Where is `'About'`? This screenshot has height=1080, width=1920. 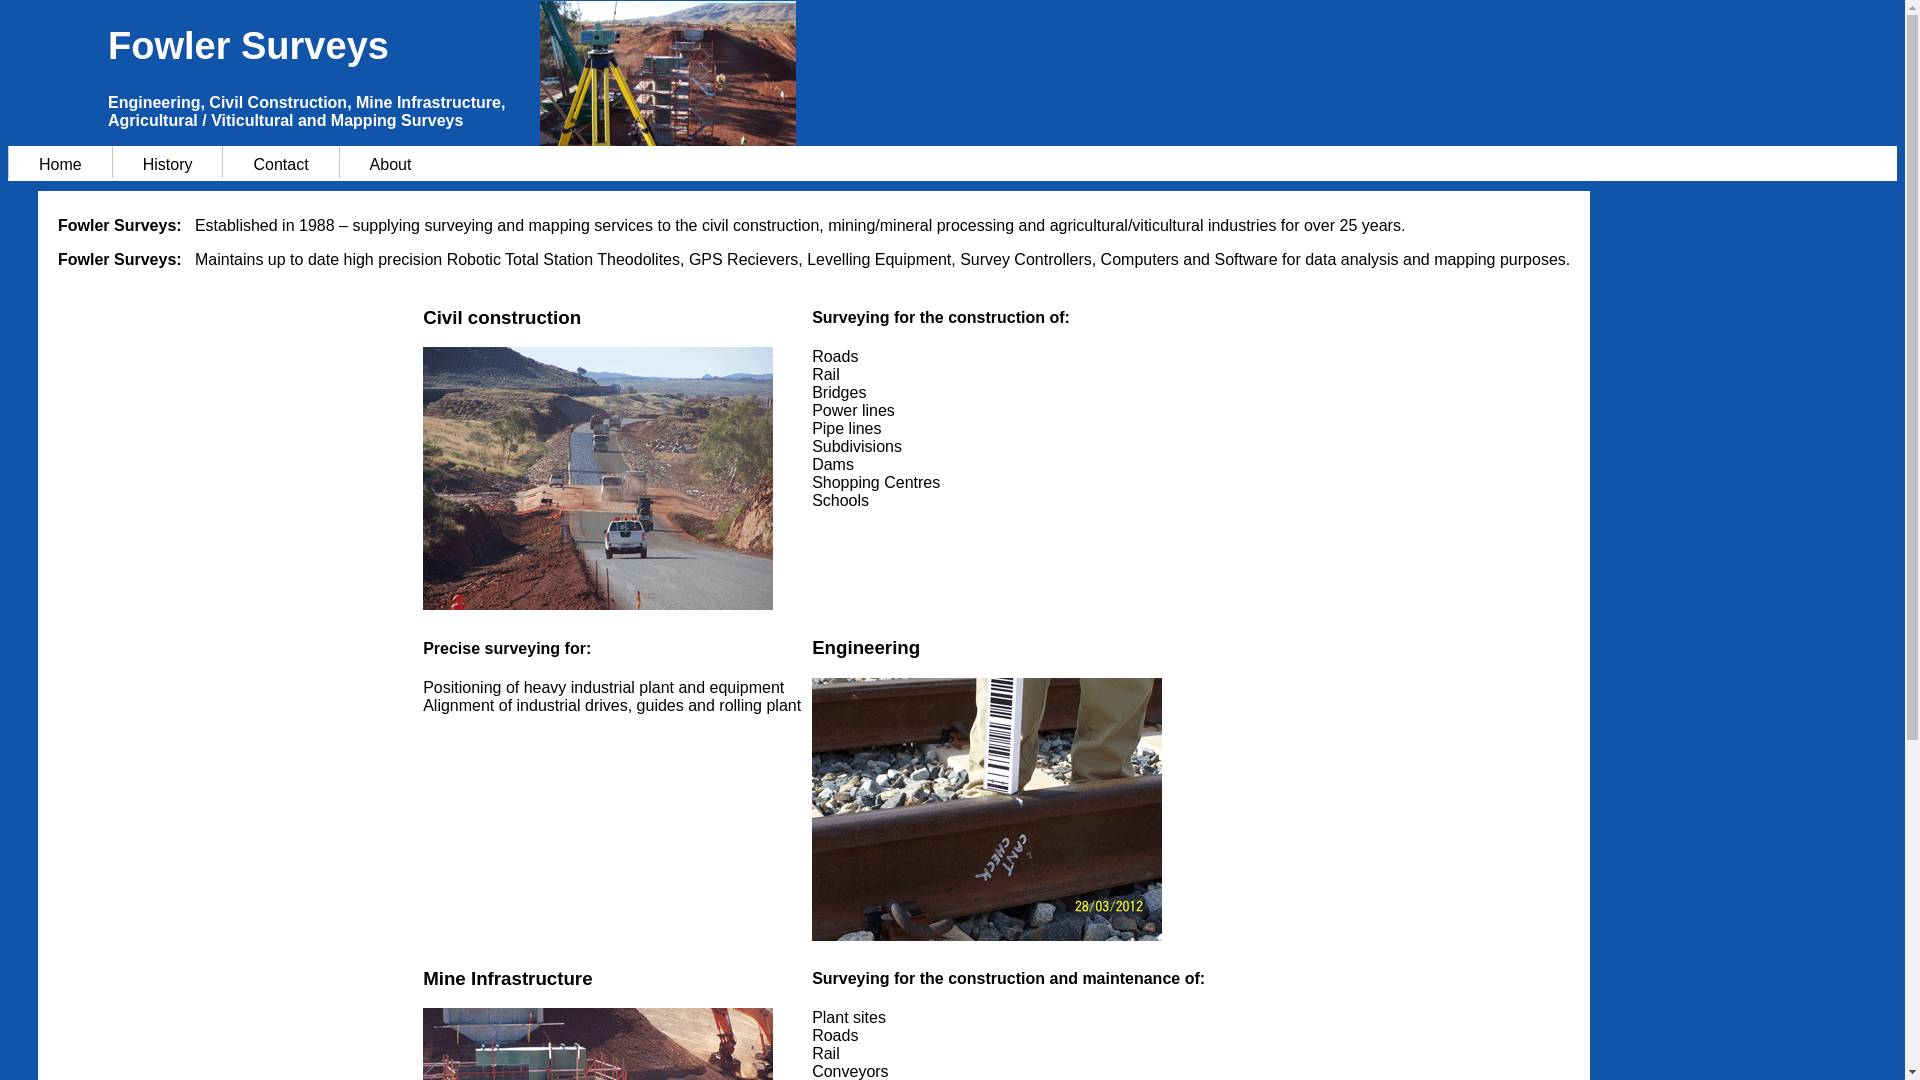
'About' is located at coordinates (339, 161).